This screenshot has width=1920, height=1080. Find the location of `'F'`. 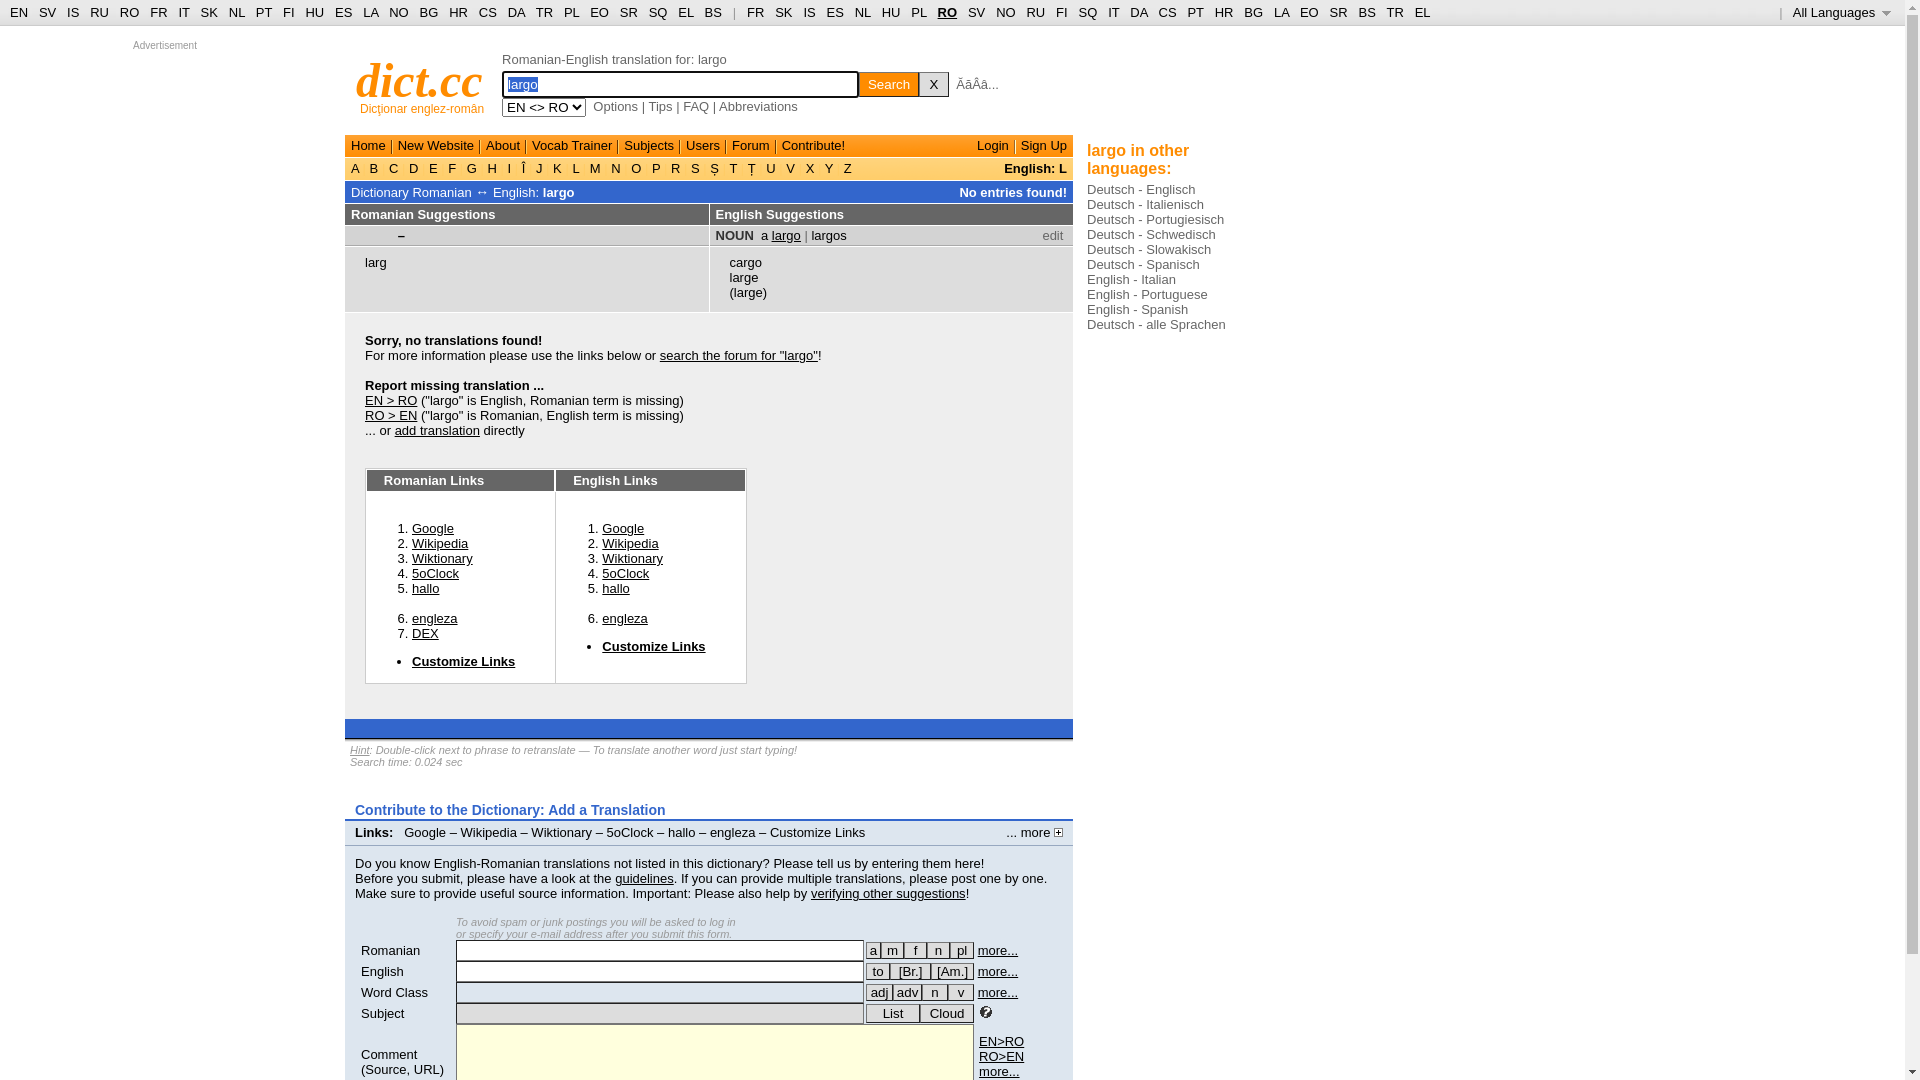

'F' is located at coordinates (451, 167).